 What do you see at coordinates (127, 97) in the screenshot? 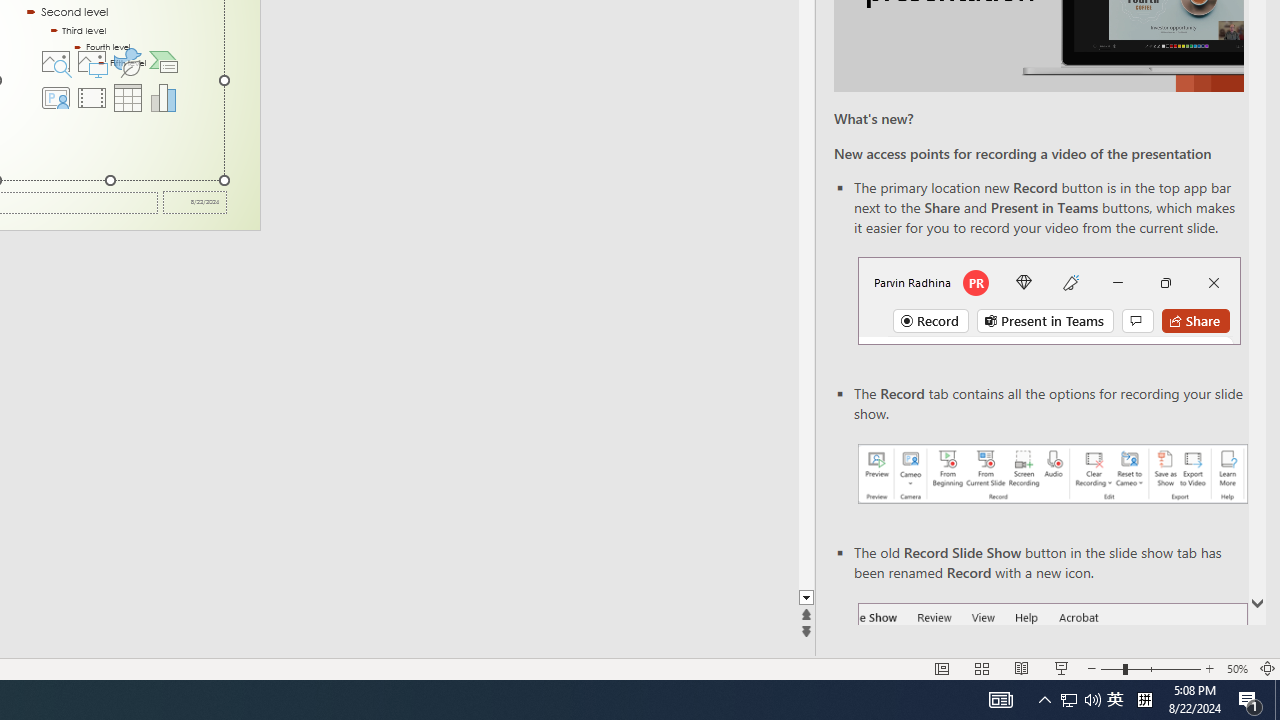
I see `'Insert Table'` at bounding box center [127, 97].